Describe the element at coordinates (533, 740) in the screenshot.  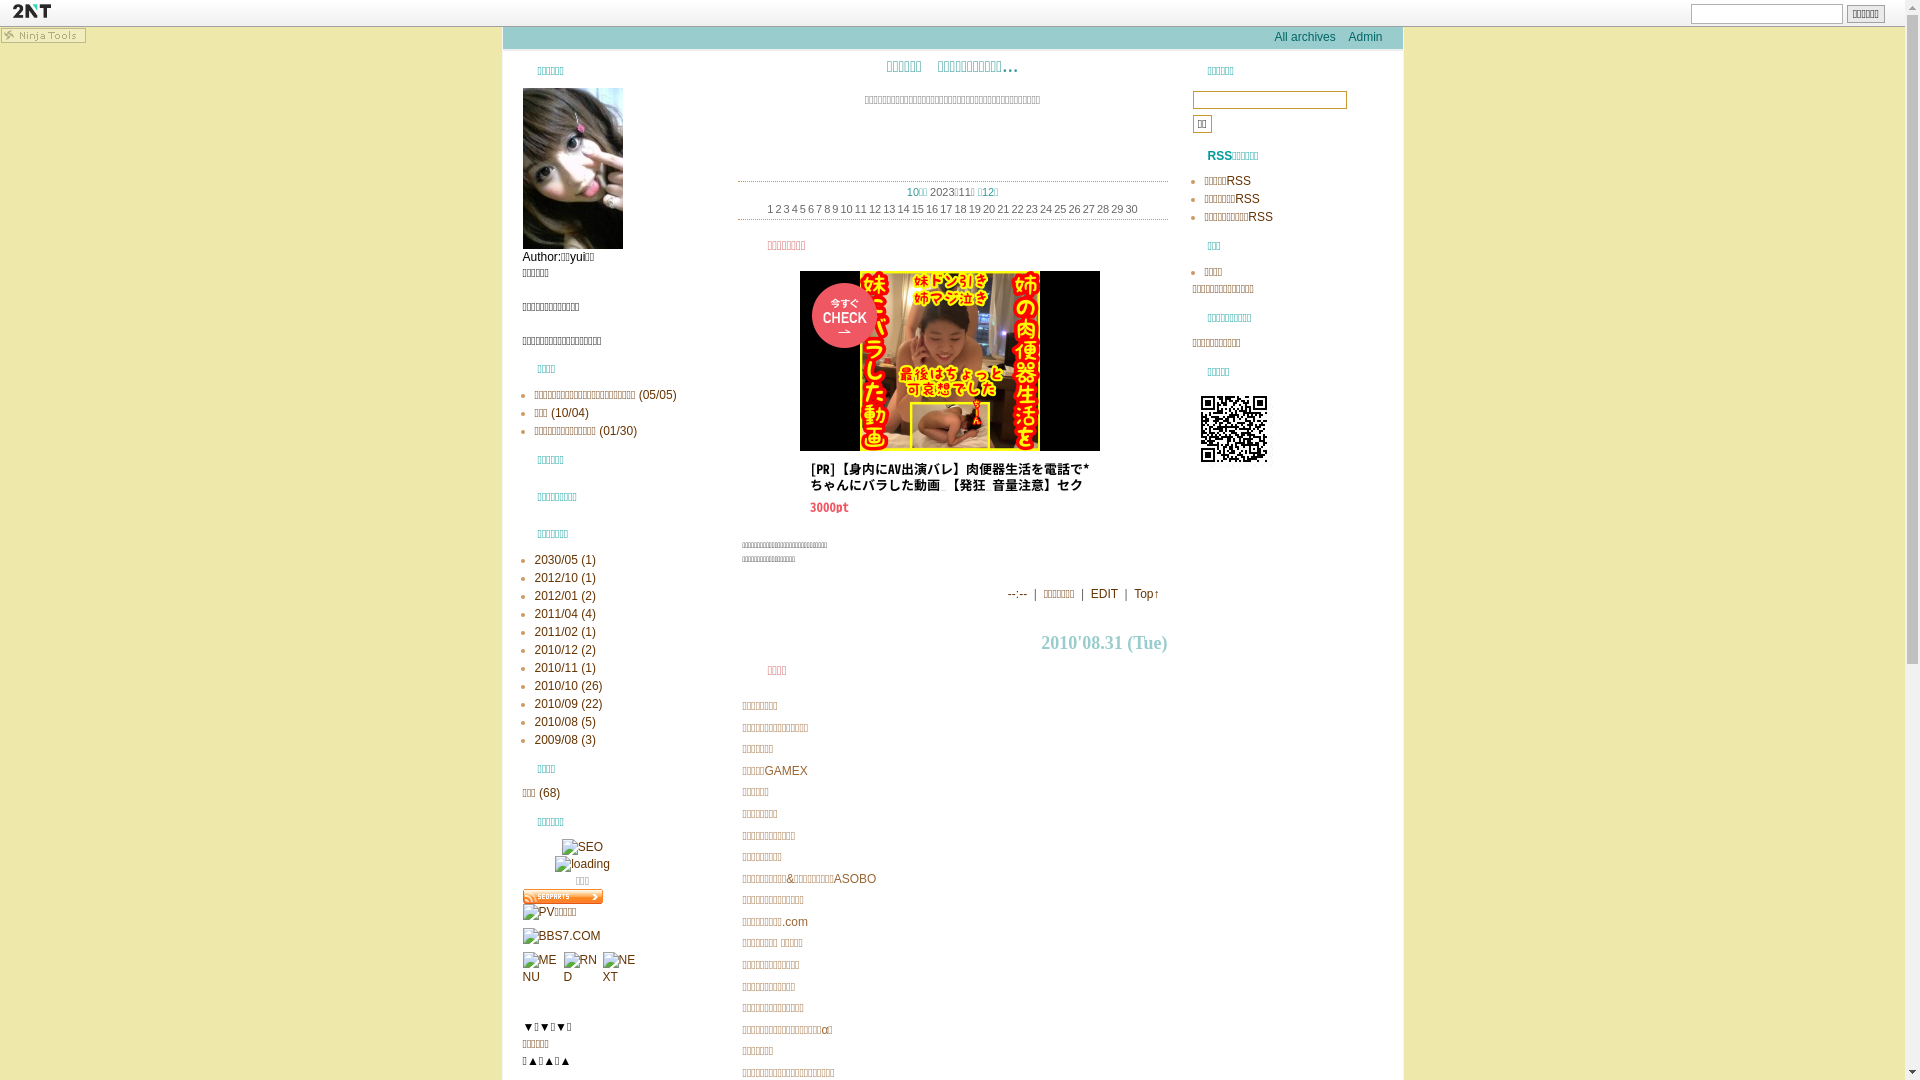
I see `'2009/08 (3)'` at that location.